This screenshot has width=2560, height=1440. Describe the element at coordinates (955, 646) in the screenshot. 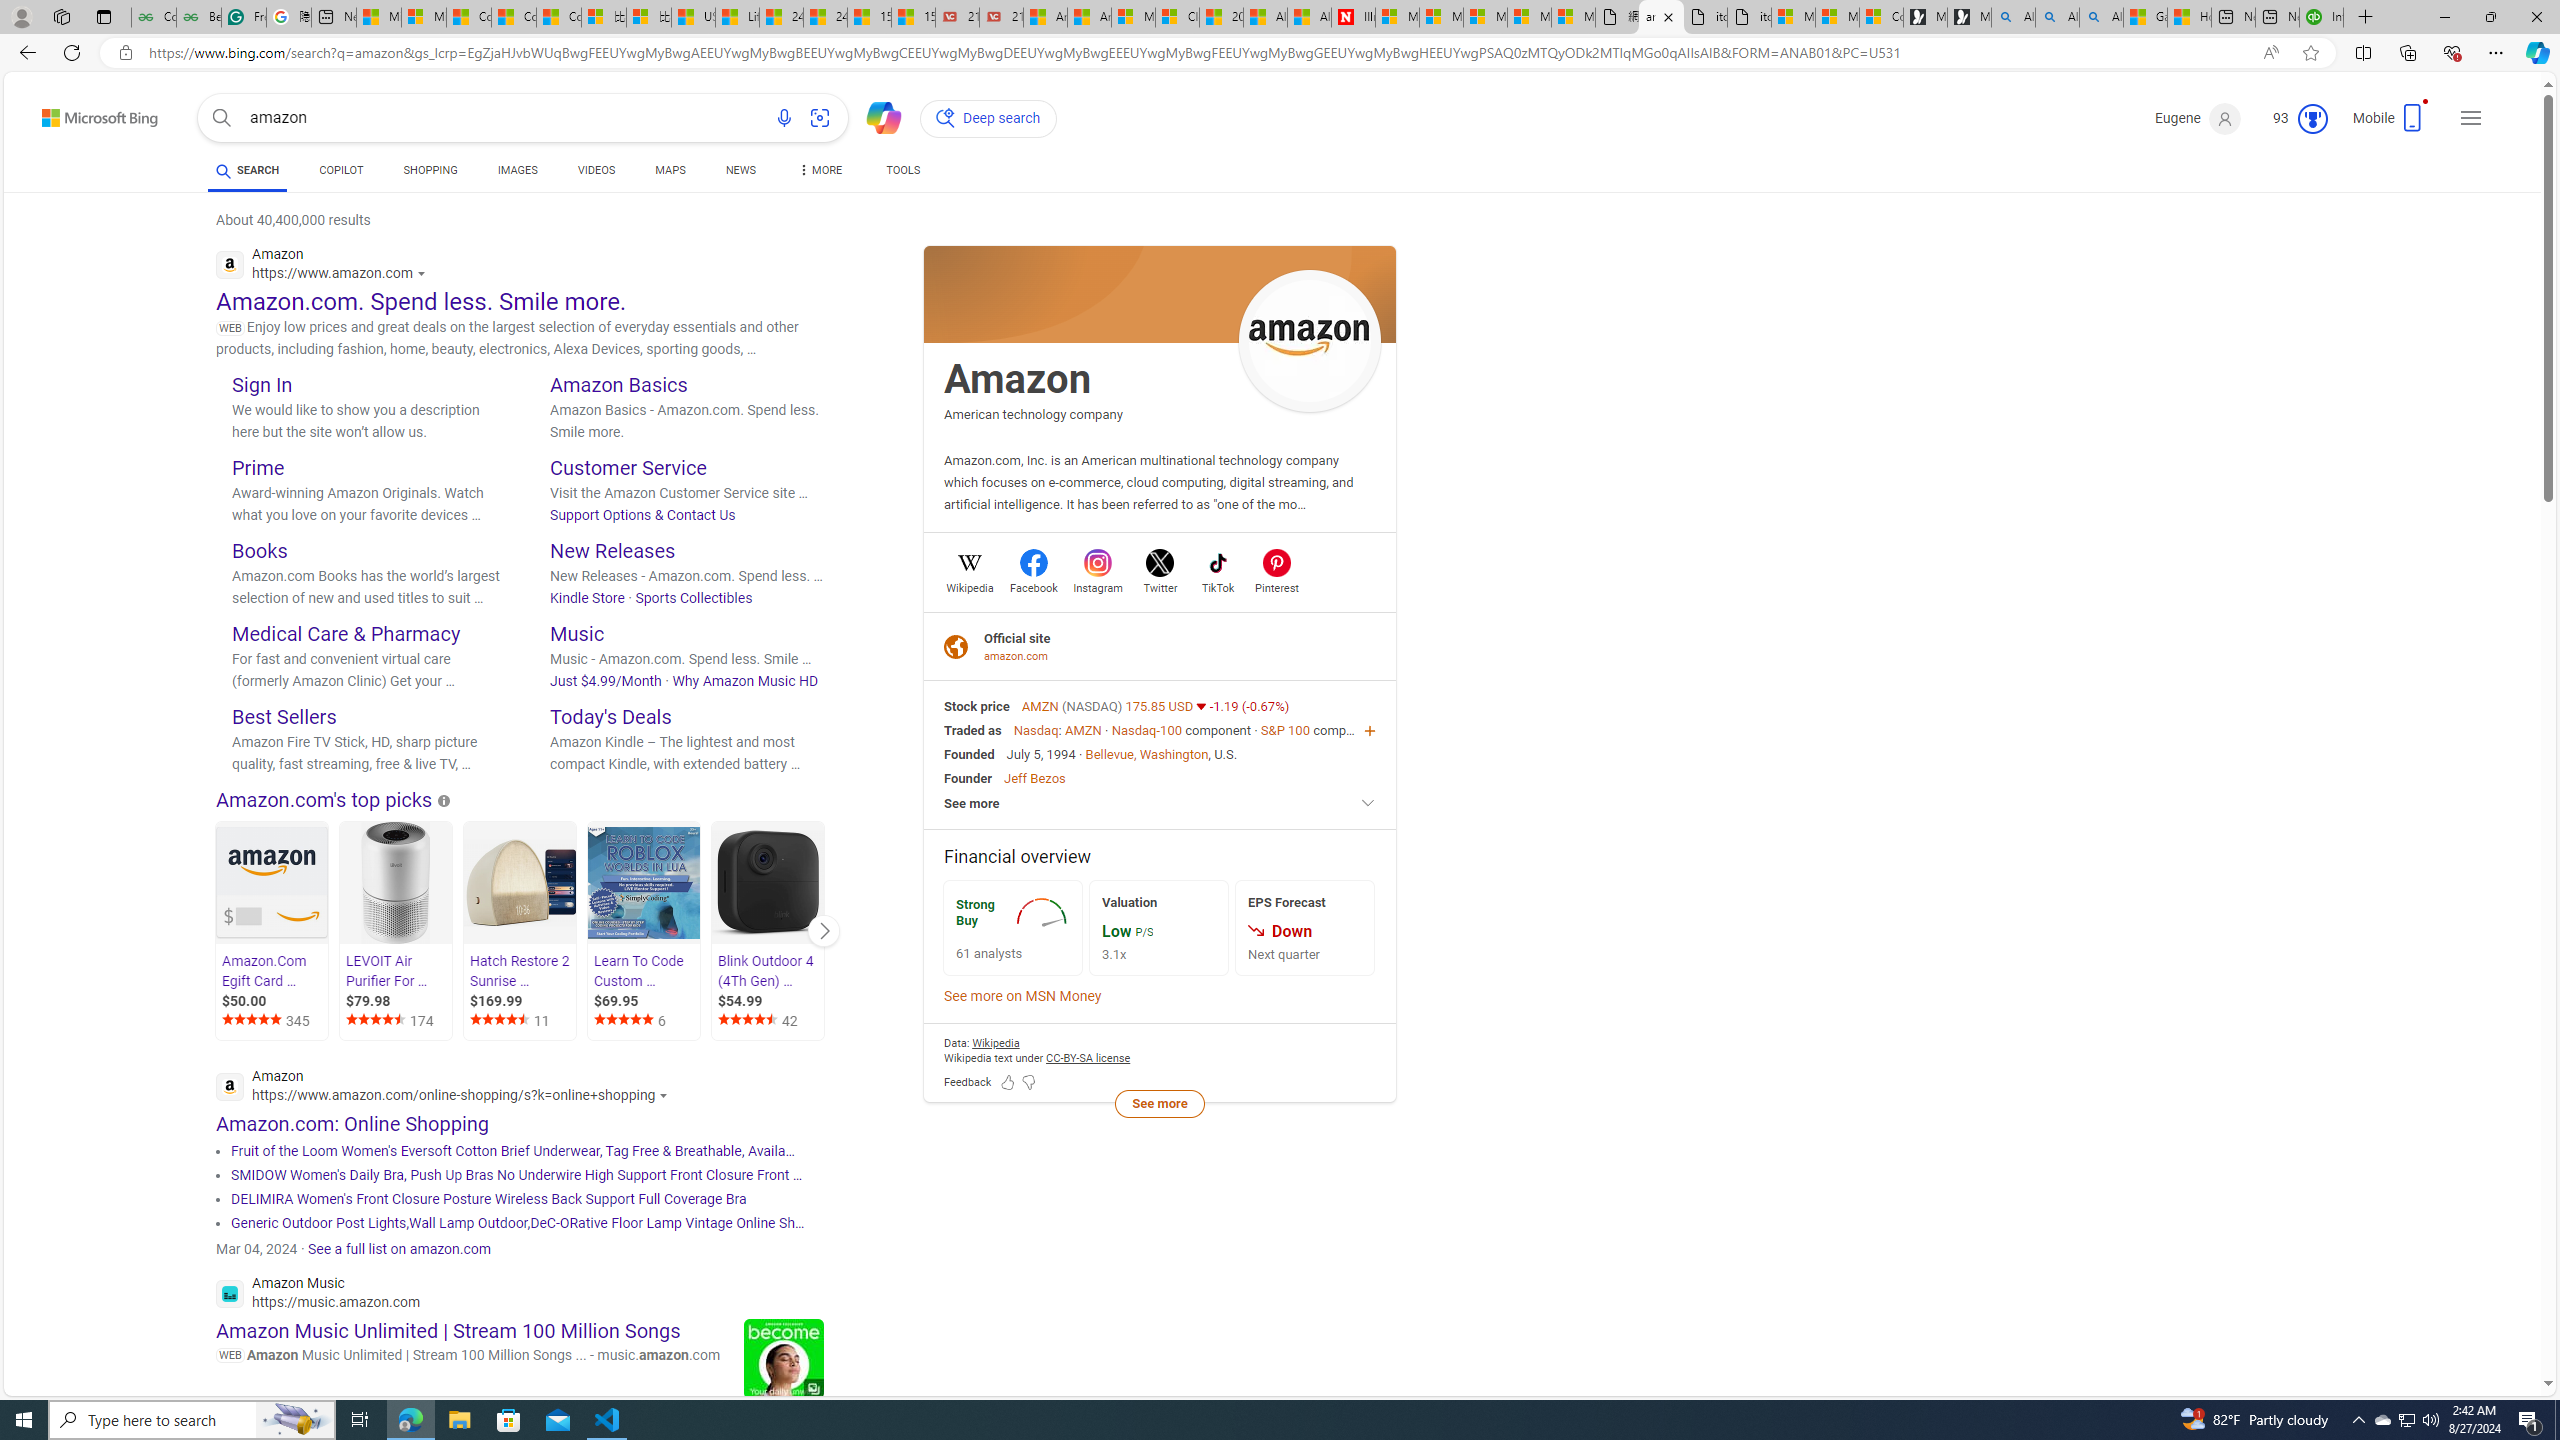

I see `'Class: sp-ofsite'` at that location.